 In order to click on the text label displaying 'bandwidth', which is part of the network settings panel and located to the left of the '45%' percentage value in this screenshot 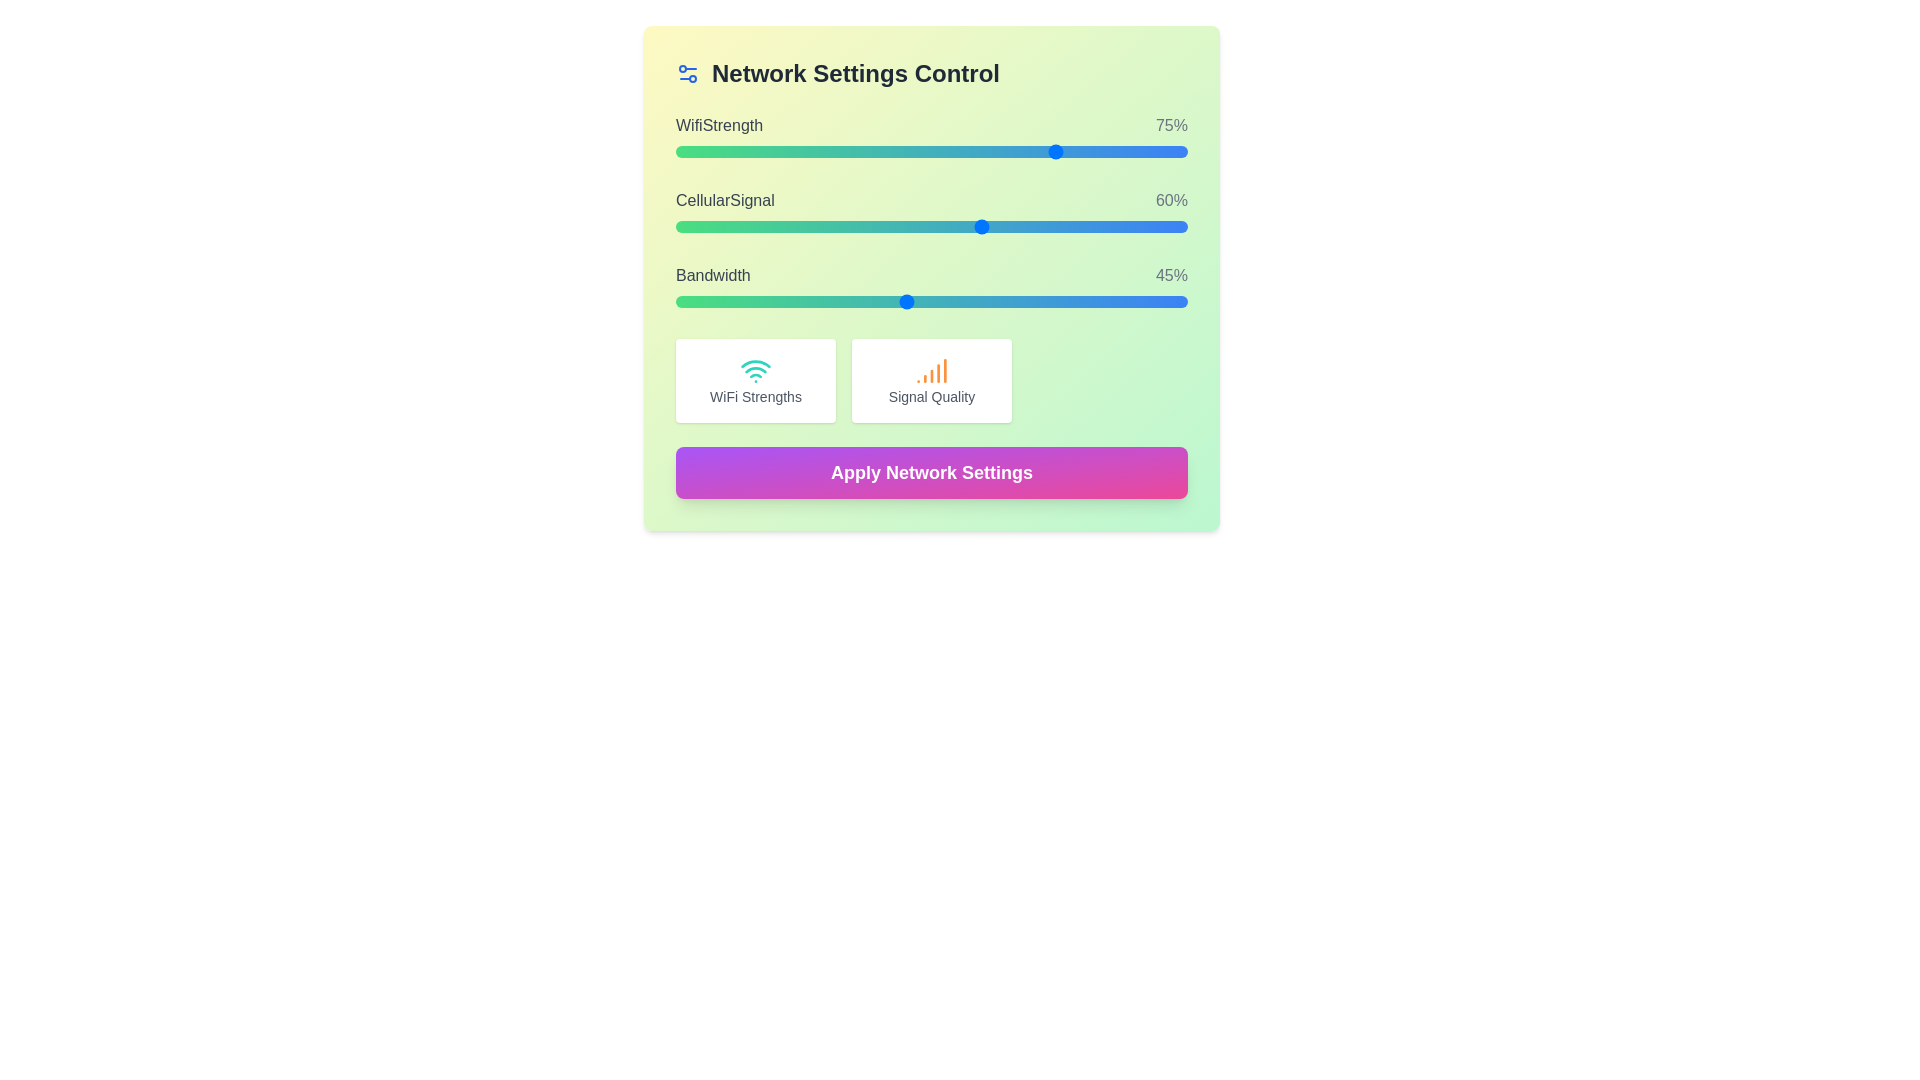, I will do `click(713, 276)`.